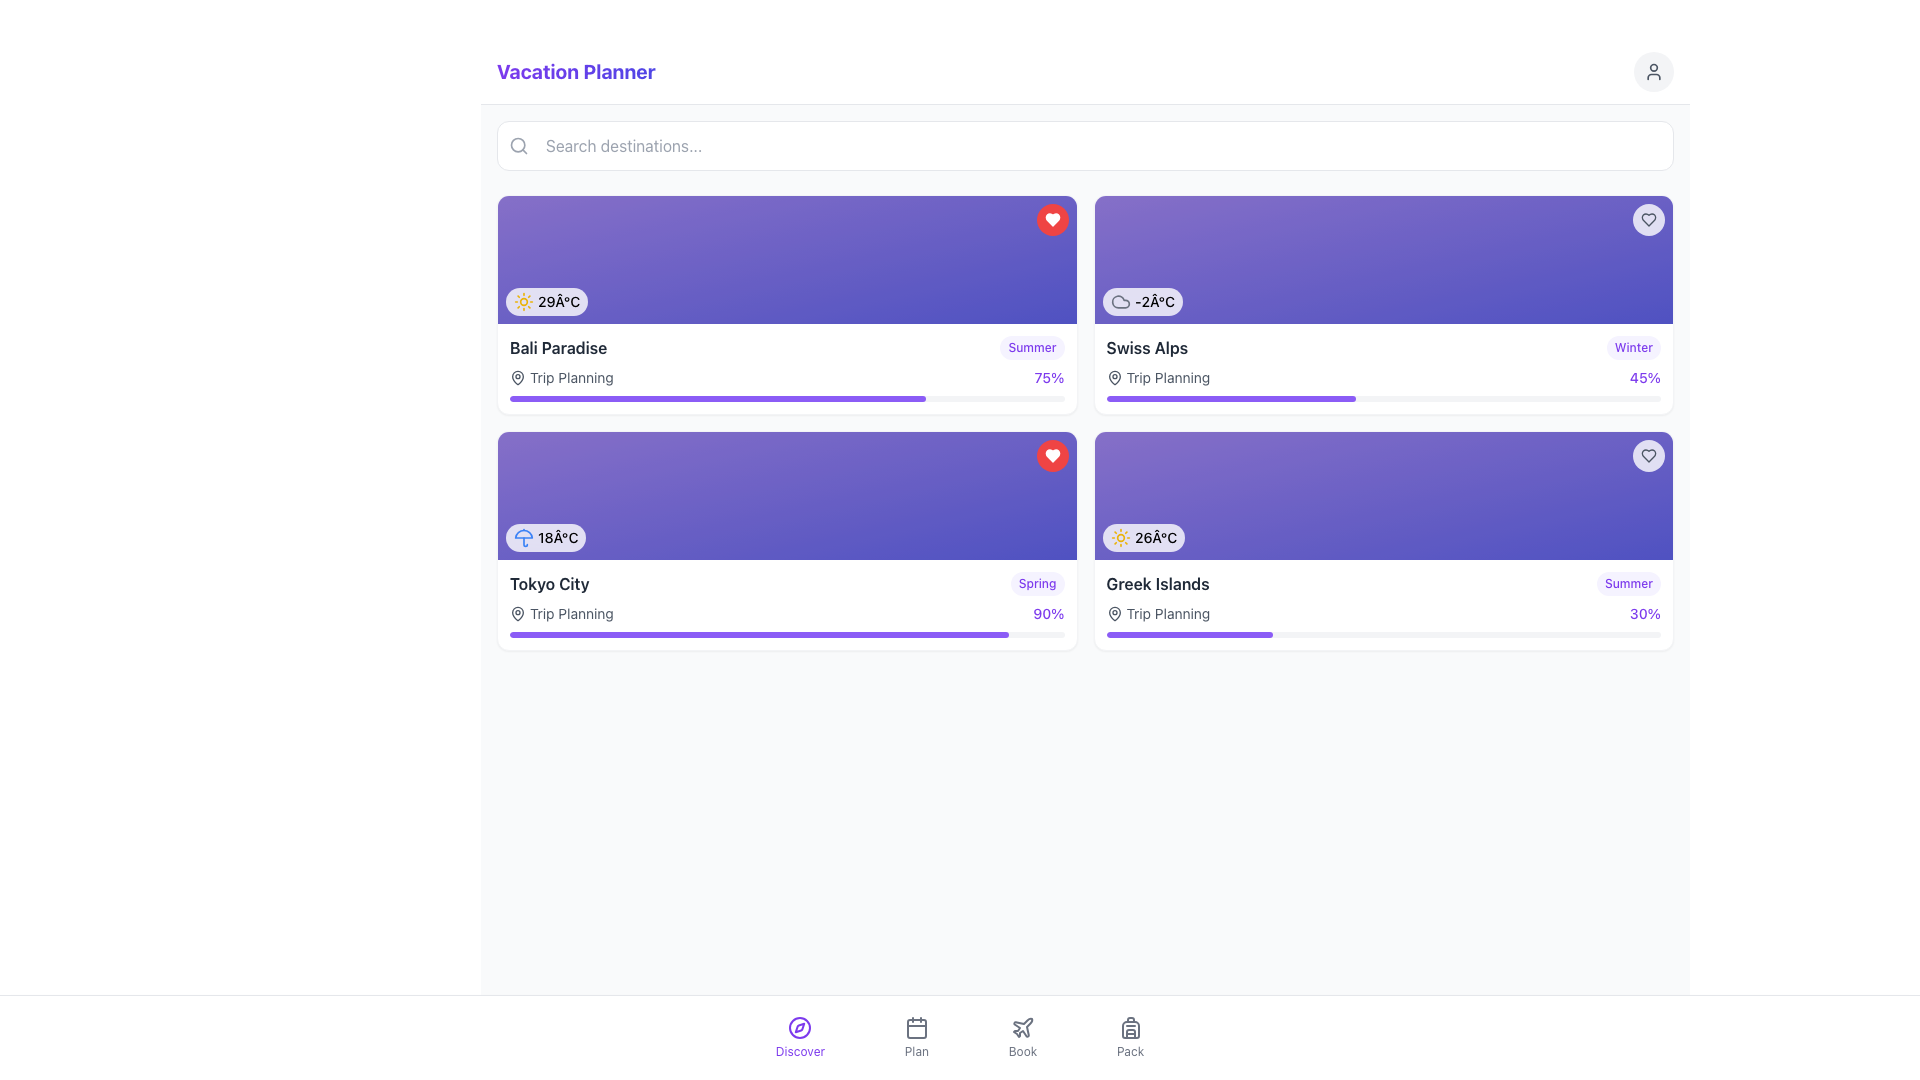  Describe the element at coordinates (915, 1036) in the screenshot. I see `the navigation button located in the bottom navbar, specifically the second button from the left` at that location.